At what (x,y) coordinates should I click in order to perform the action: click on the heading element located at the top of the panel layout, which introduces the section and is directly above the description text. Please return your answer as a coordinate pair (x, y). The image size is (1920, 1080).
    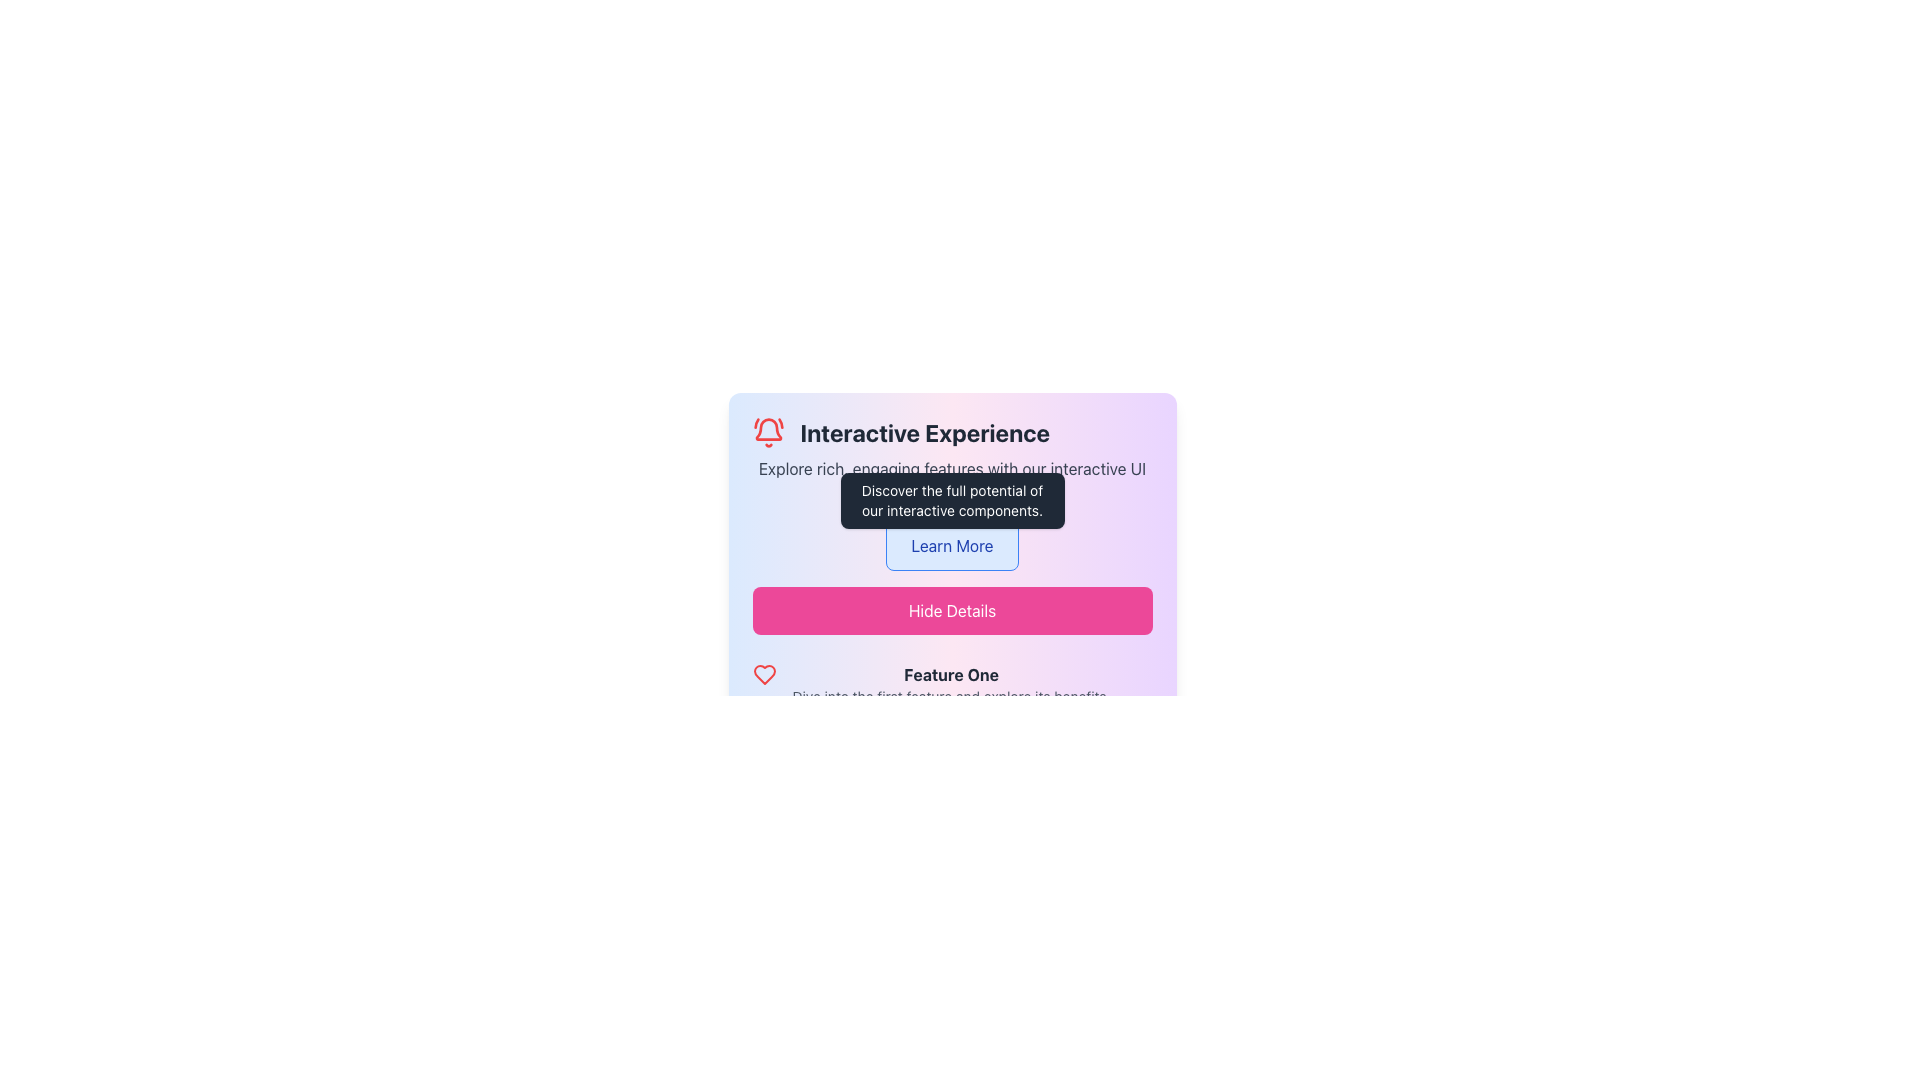
    Looking at the image, I should click on (951, 431).